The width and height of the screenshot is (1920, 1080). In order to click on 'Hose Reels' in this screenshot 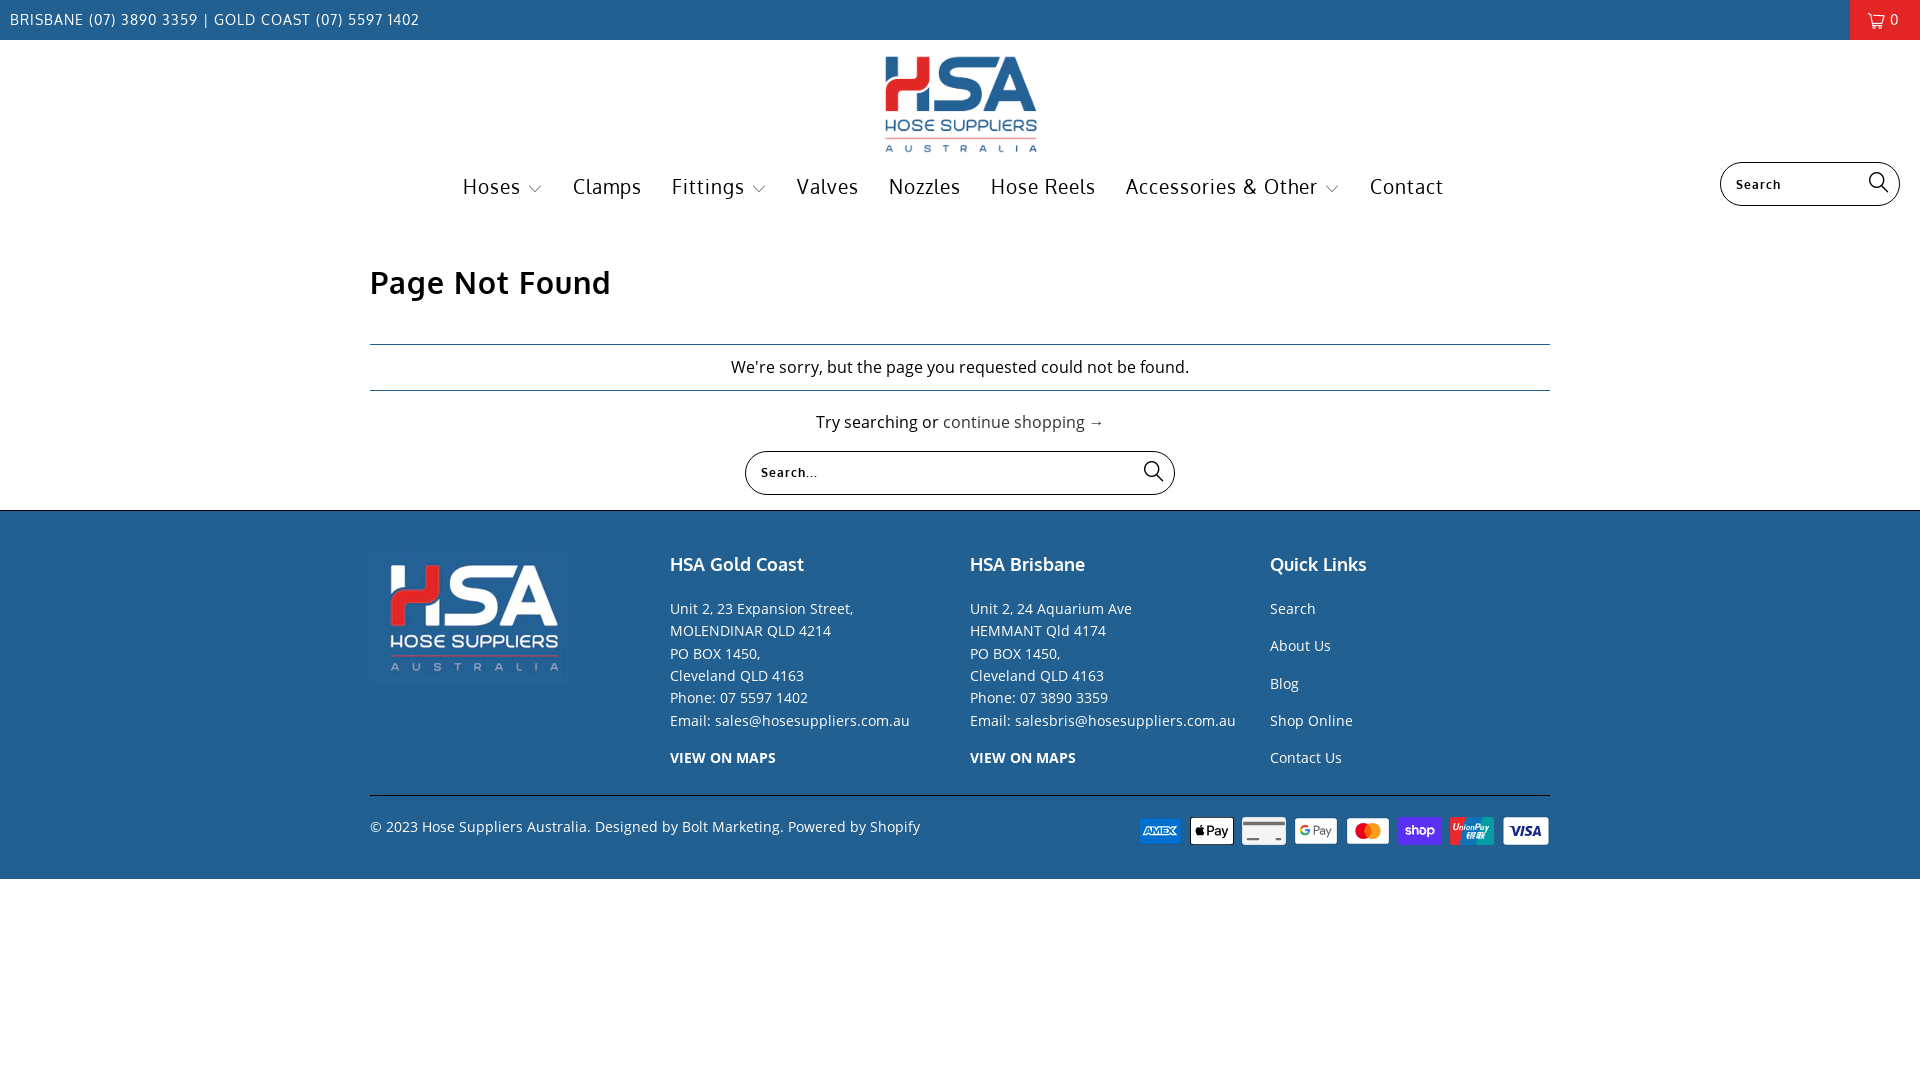, I will do `click(1042, 187)`.